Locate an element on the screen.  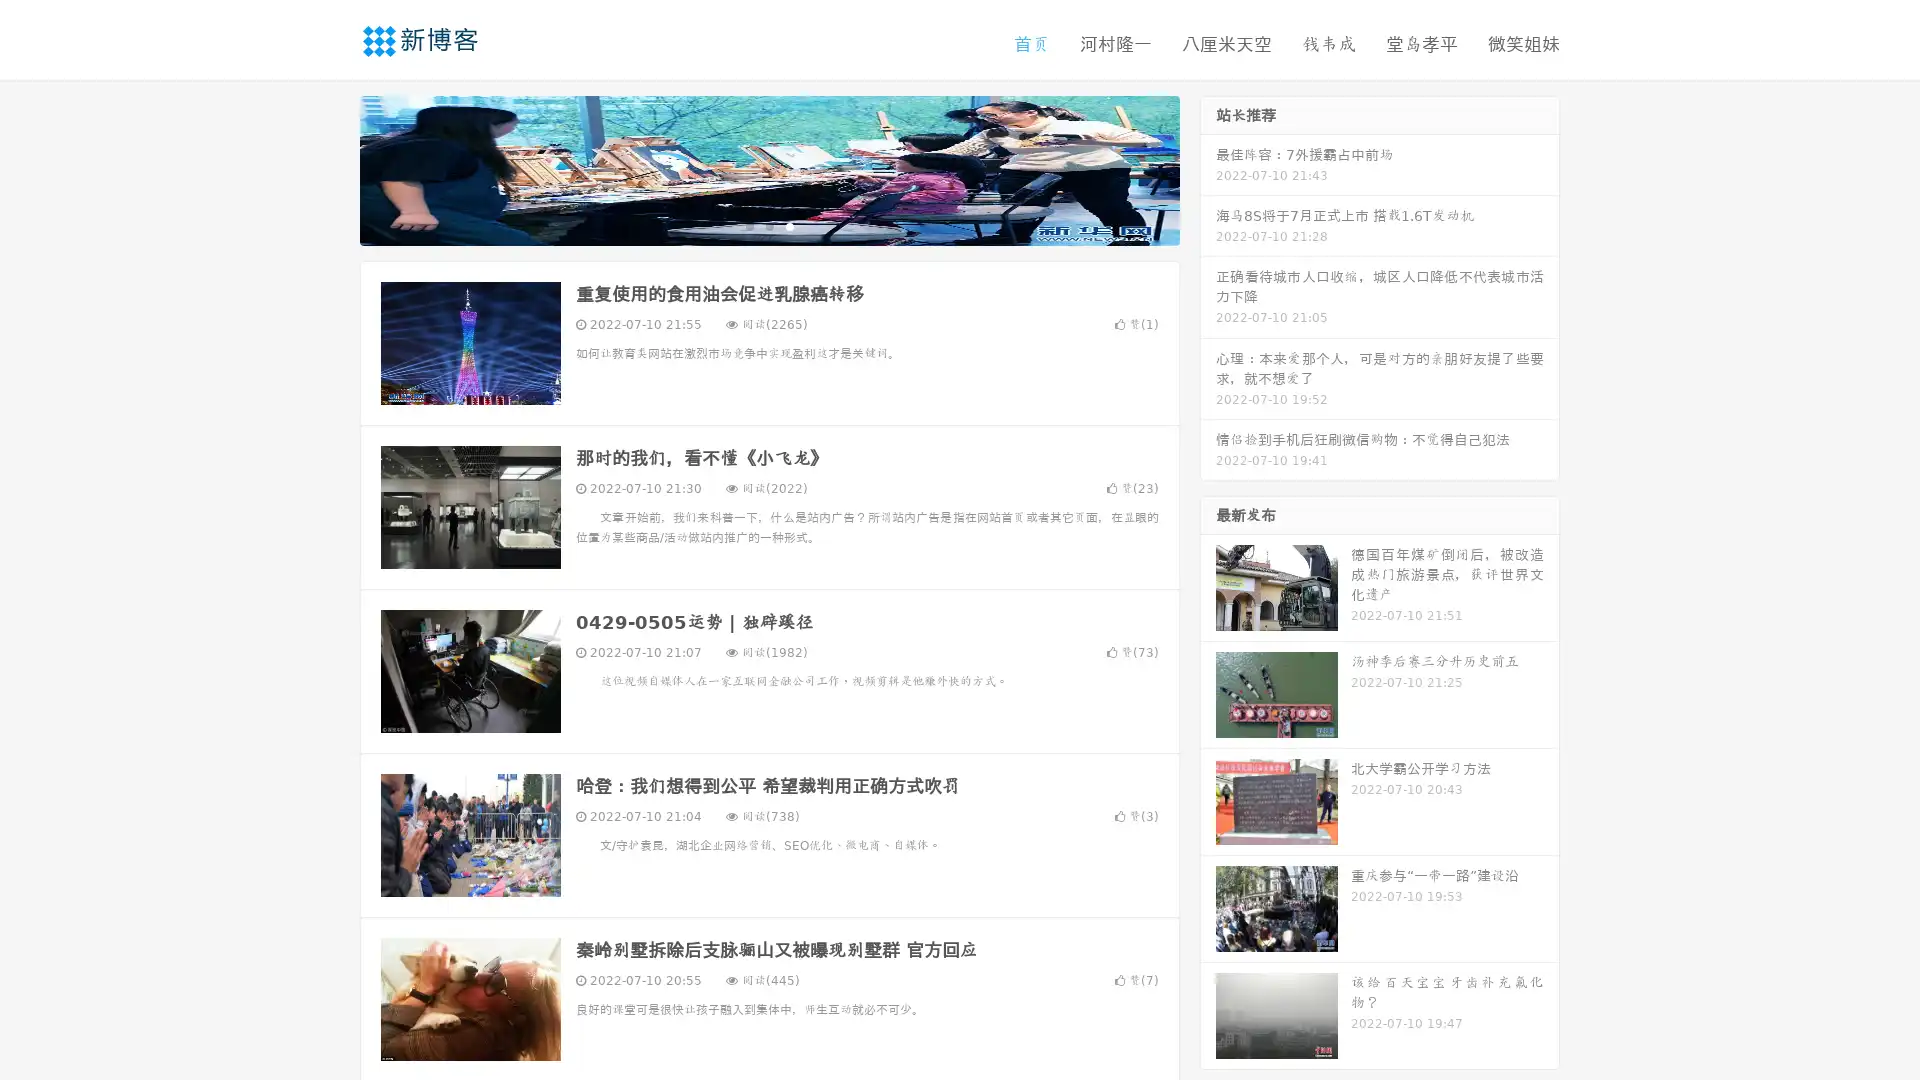
Go to slide 1 is located at coordinates (748, 225).